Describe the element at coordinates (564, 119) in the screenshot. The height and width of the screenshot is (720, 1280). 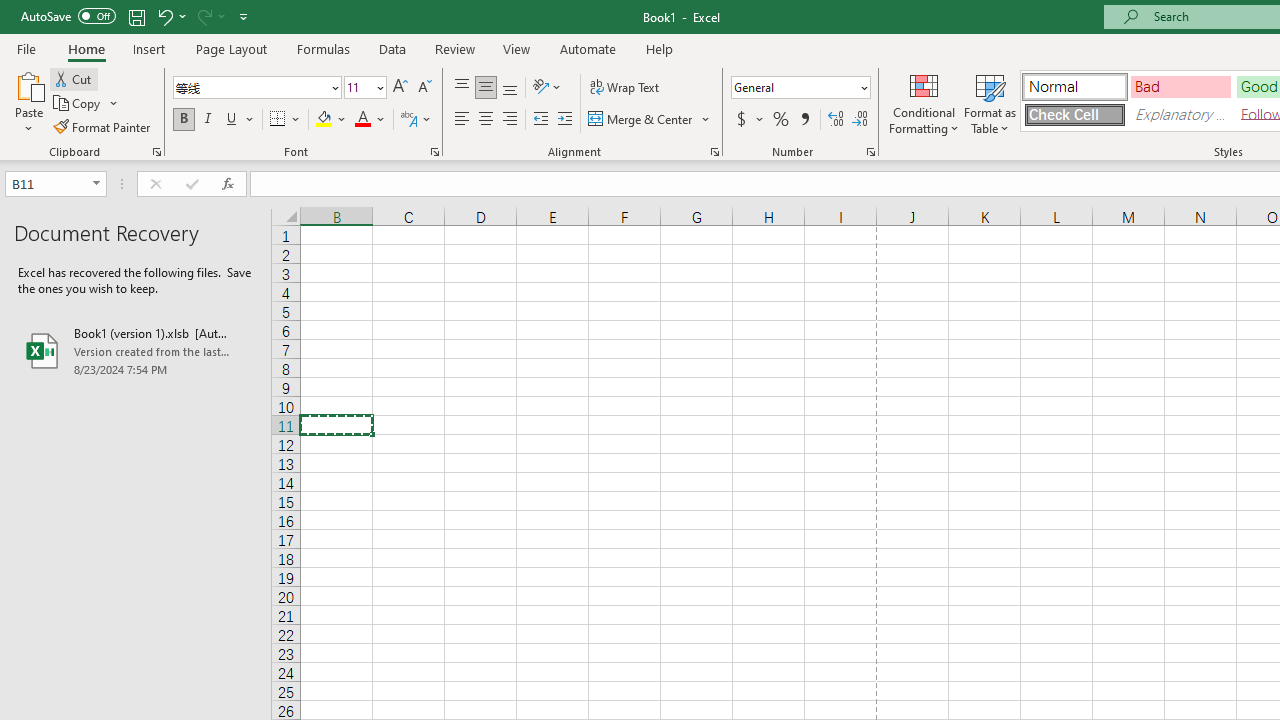
I see `'Increase Indent'` at that location.